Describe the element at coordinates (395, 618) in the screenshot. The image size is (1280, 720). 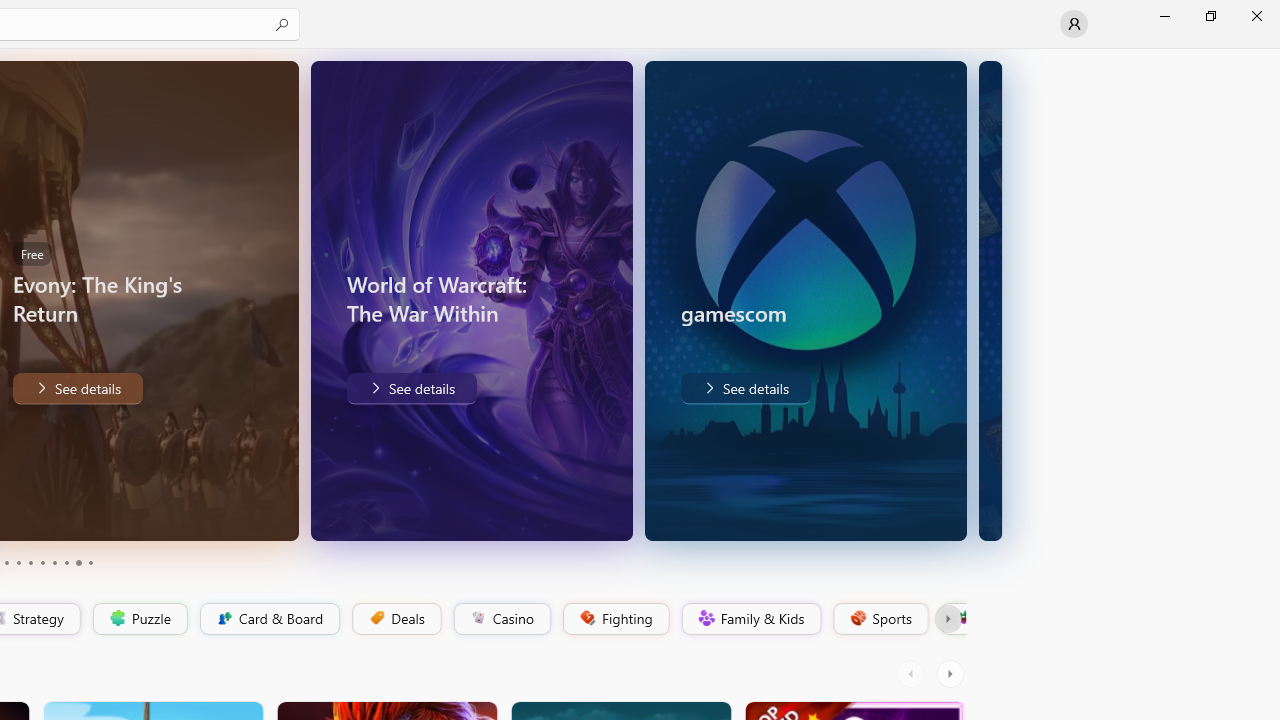
I see `'Deals'` at that location.